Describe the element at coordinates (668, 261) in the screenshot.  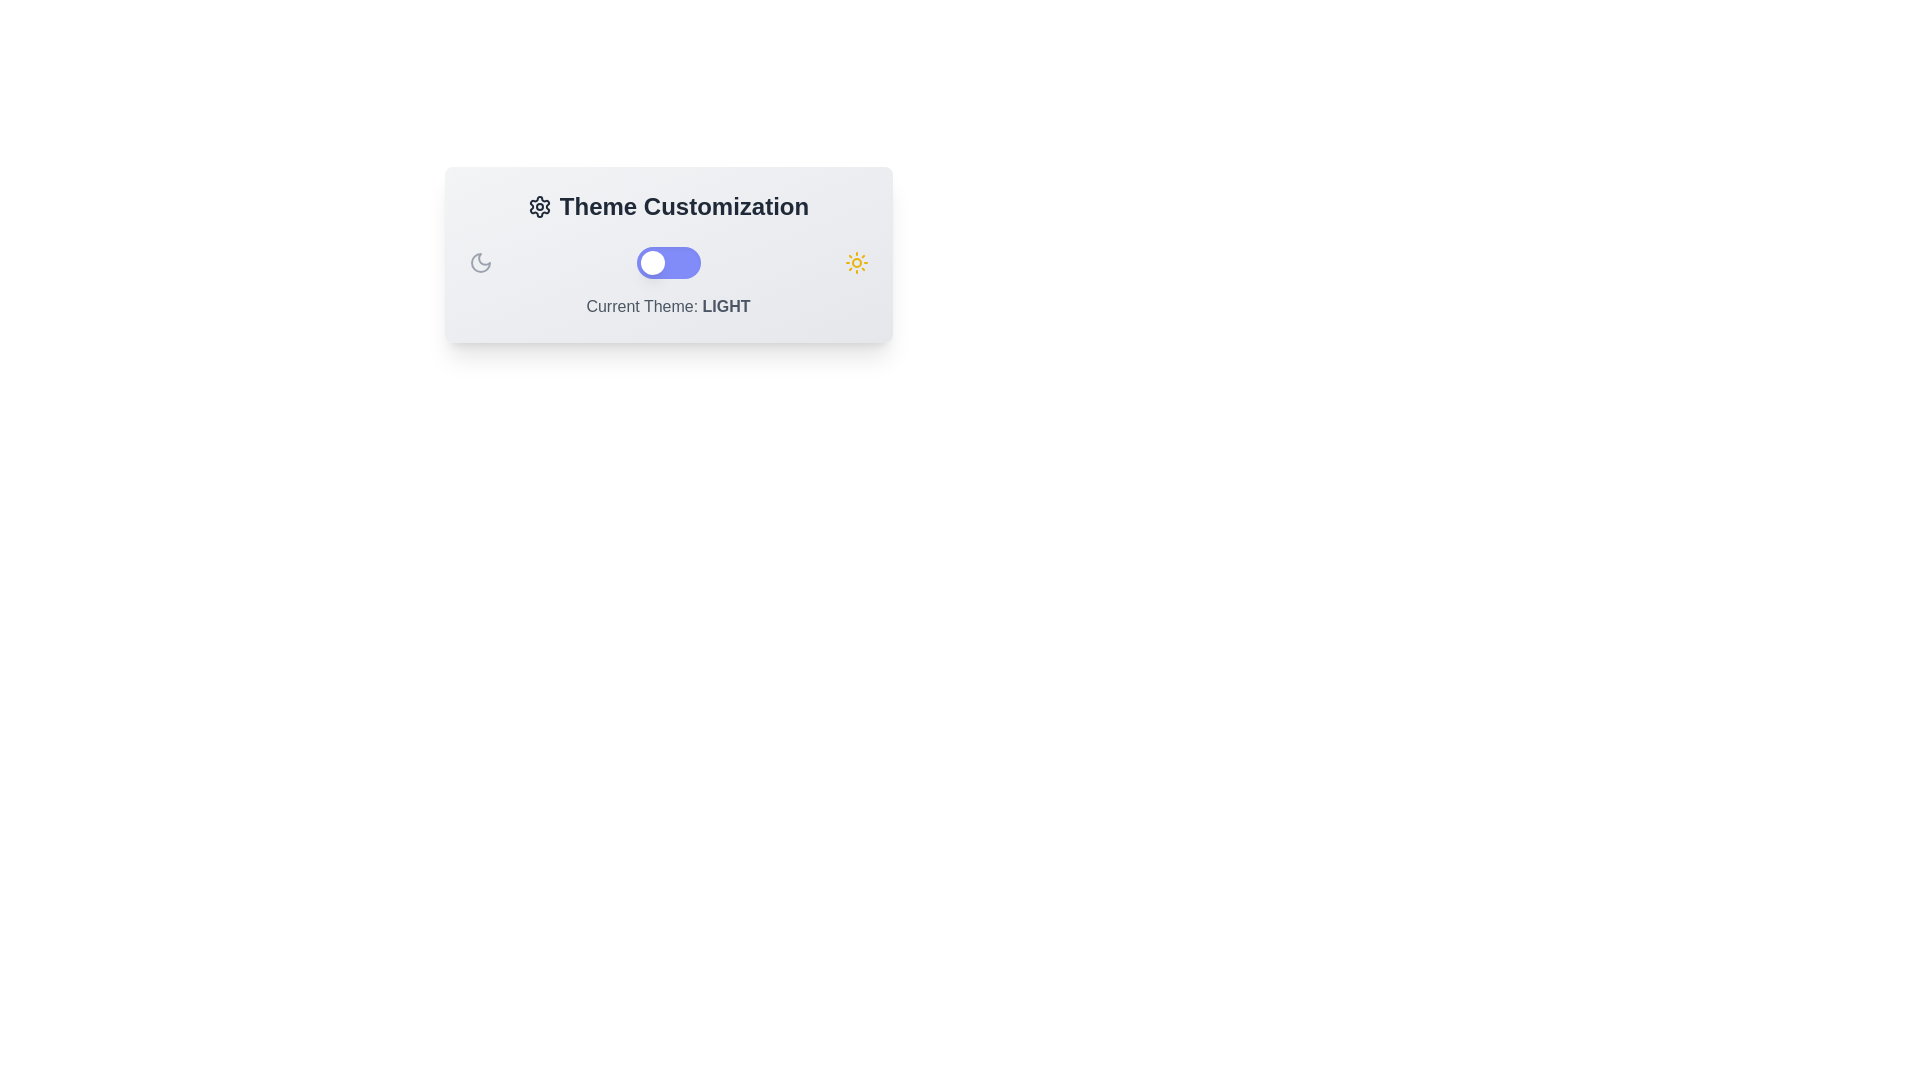
I see `the toggle switch to change the theme` at that location.